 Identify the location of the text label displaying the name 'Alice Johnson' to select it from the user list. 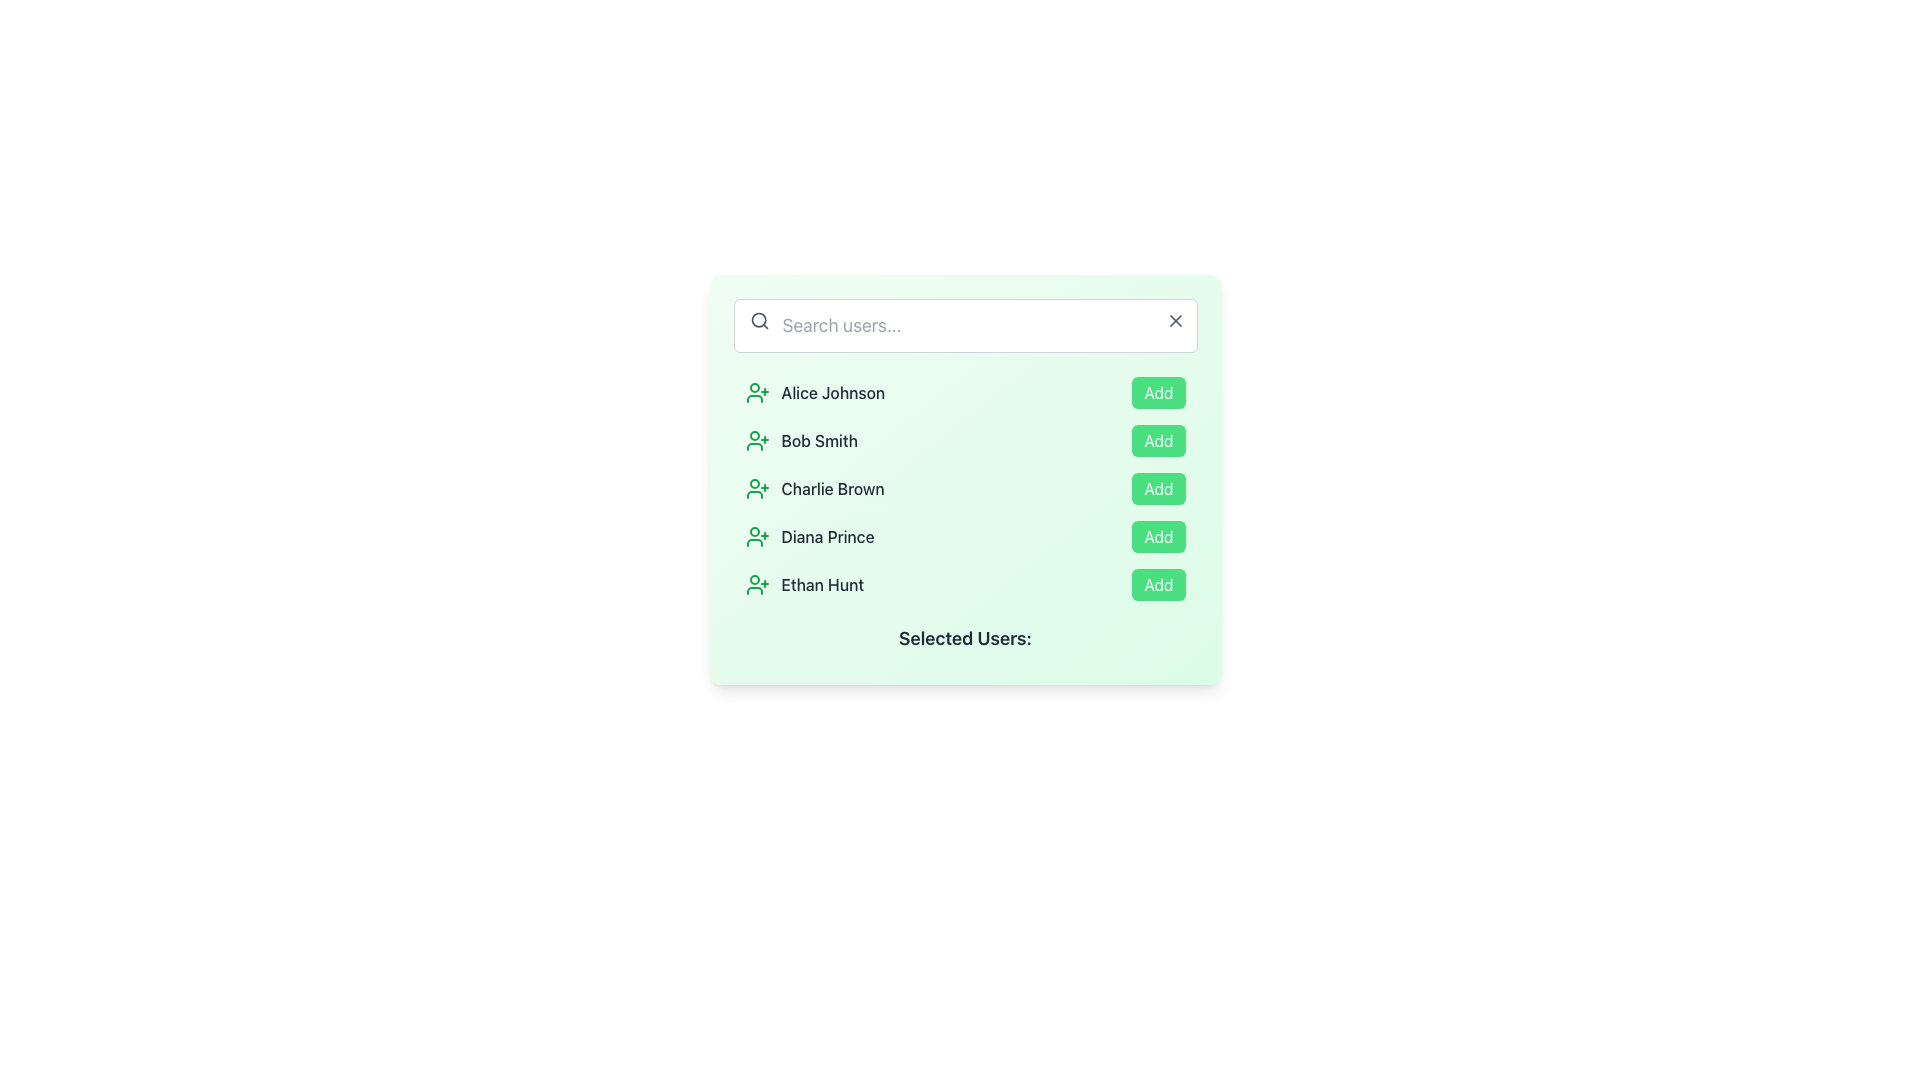
(815, 393).